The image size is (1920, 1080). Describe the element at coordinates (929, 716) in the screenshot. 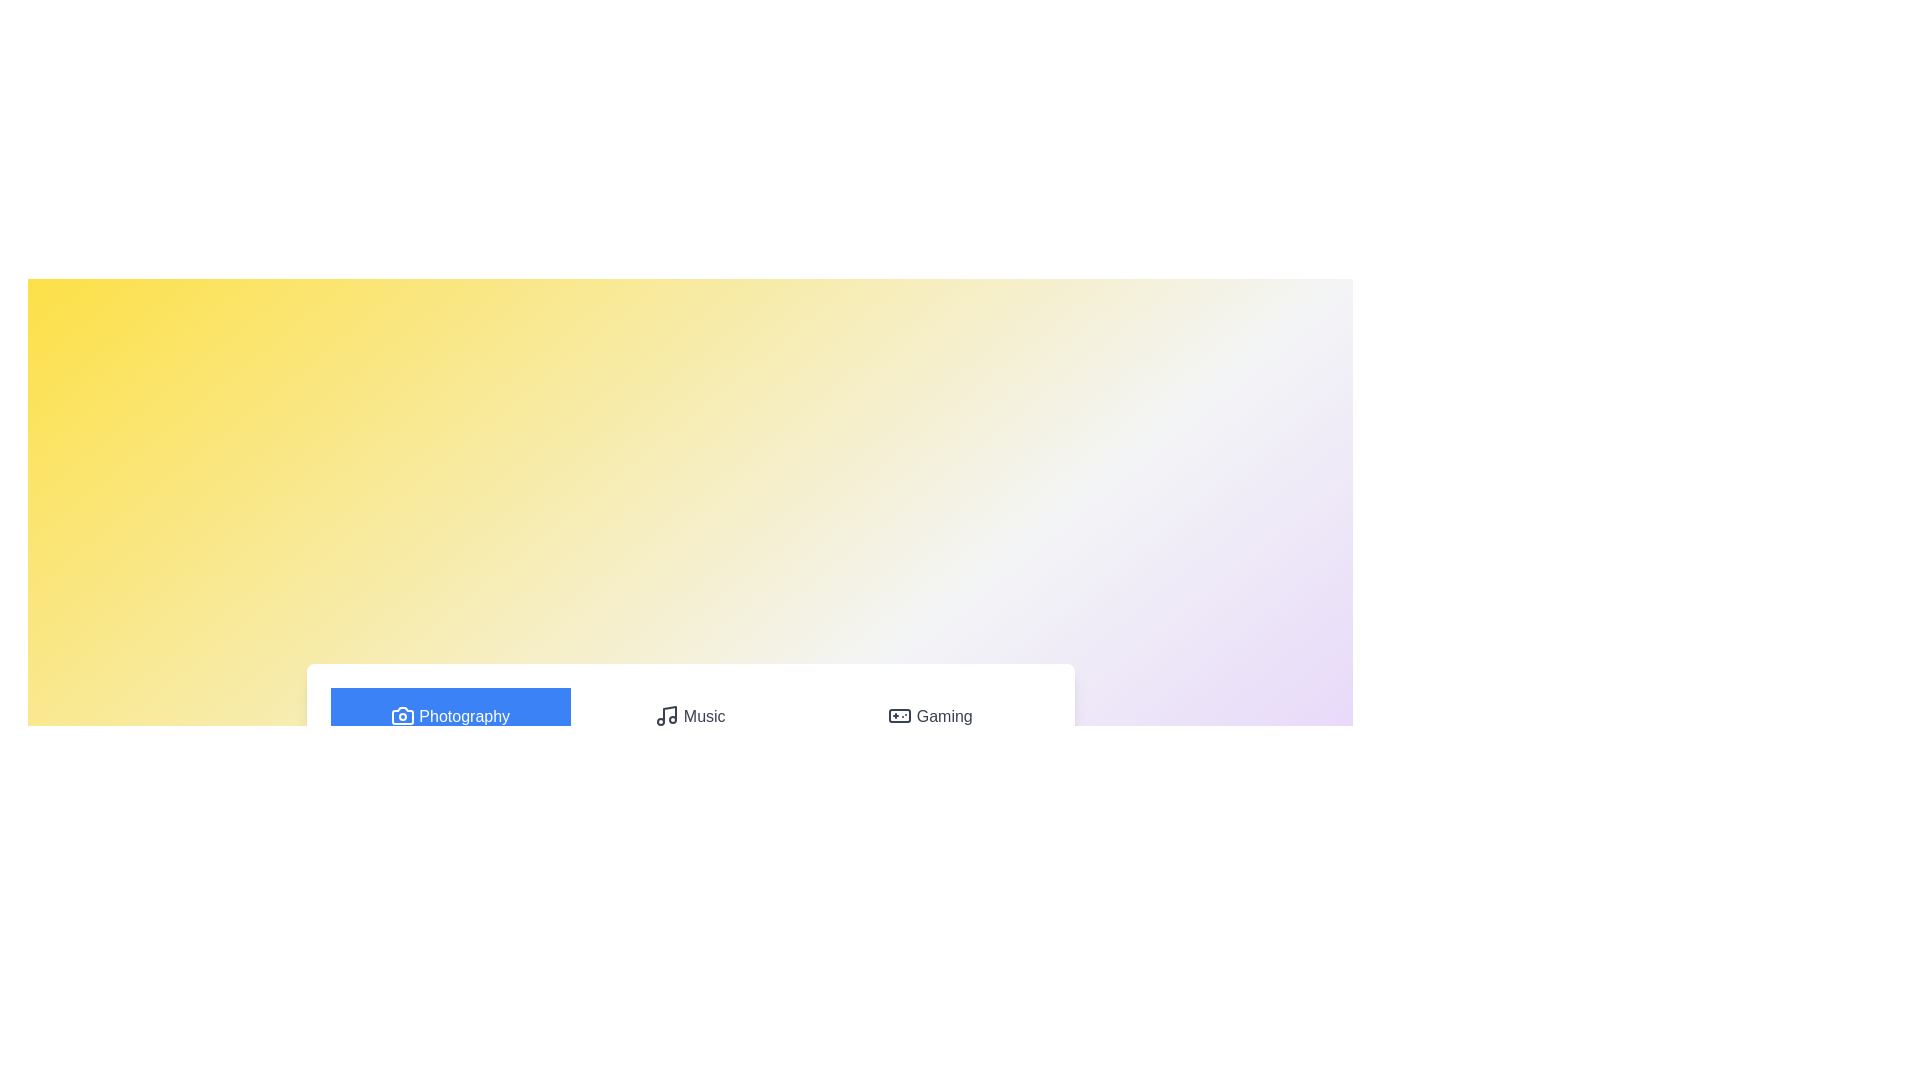

I see `the tab labeled Gaming` at that location.